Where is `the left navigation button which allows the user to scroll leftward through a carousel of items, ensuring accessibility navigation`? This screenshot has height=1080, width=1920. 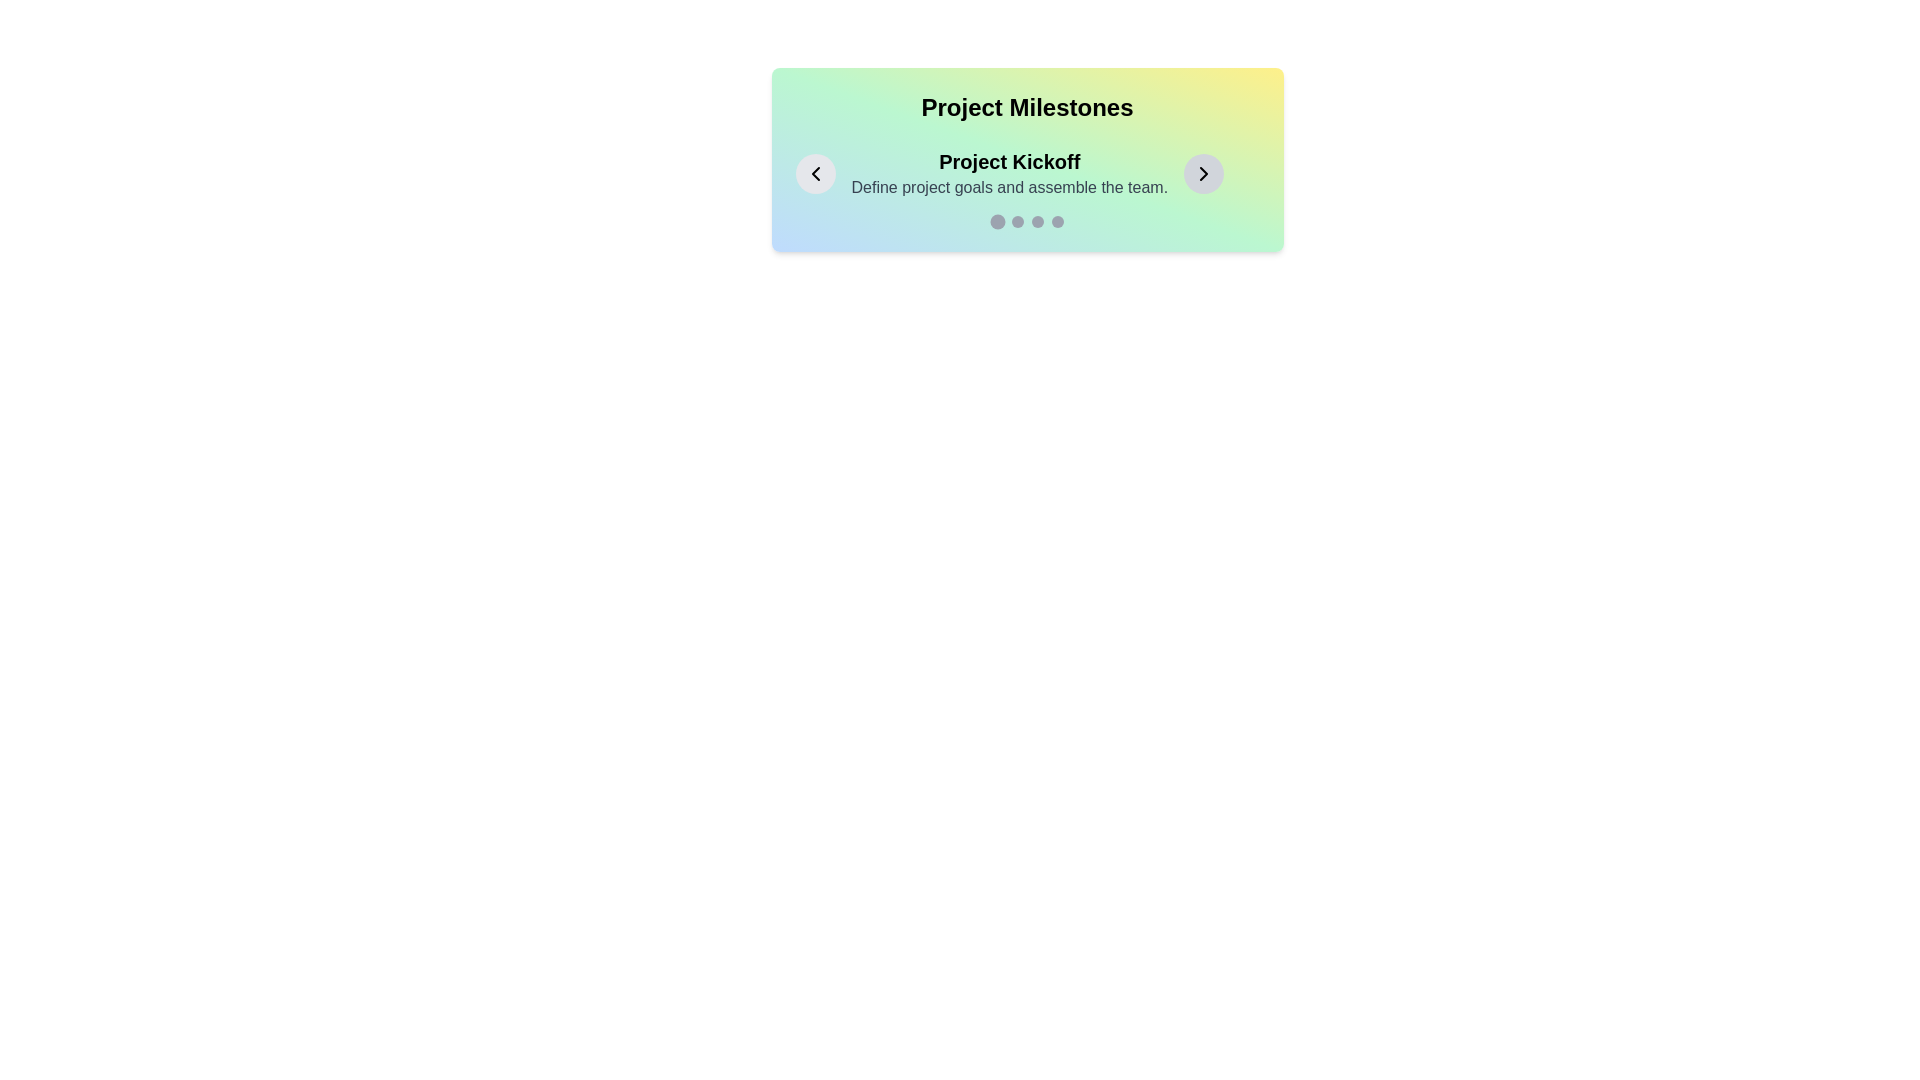
the left navigation button which allows the user to scroll leftward through a carousel of items, ensuring accessibility navigation is located at coordinates (815, 172).